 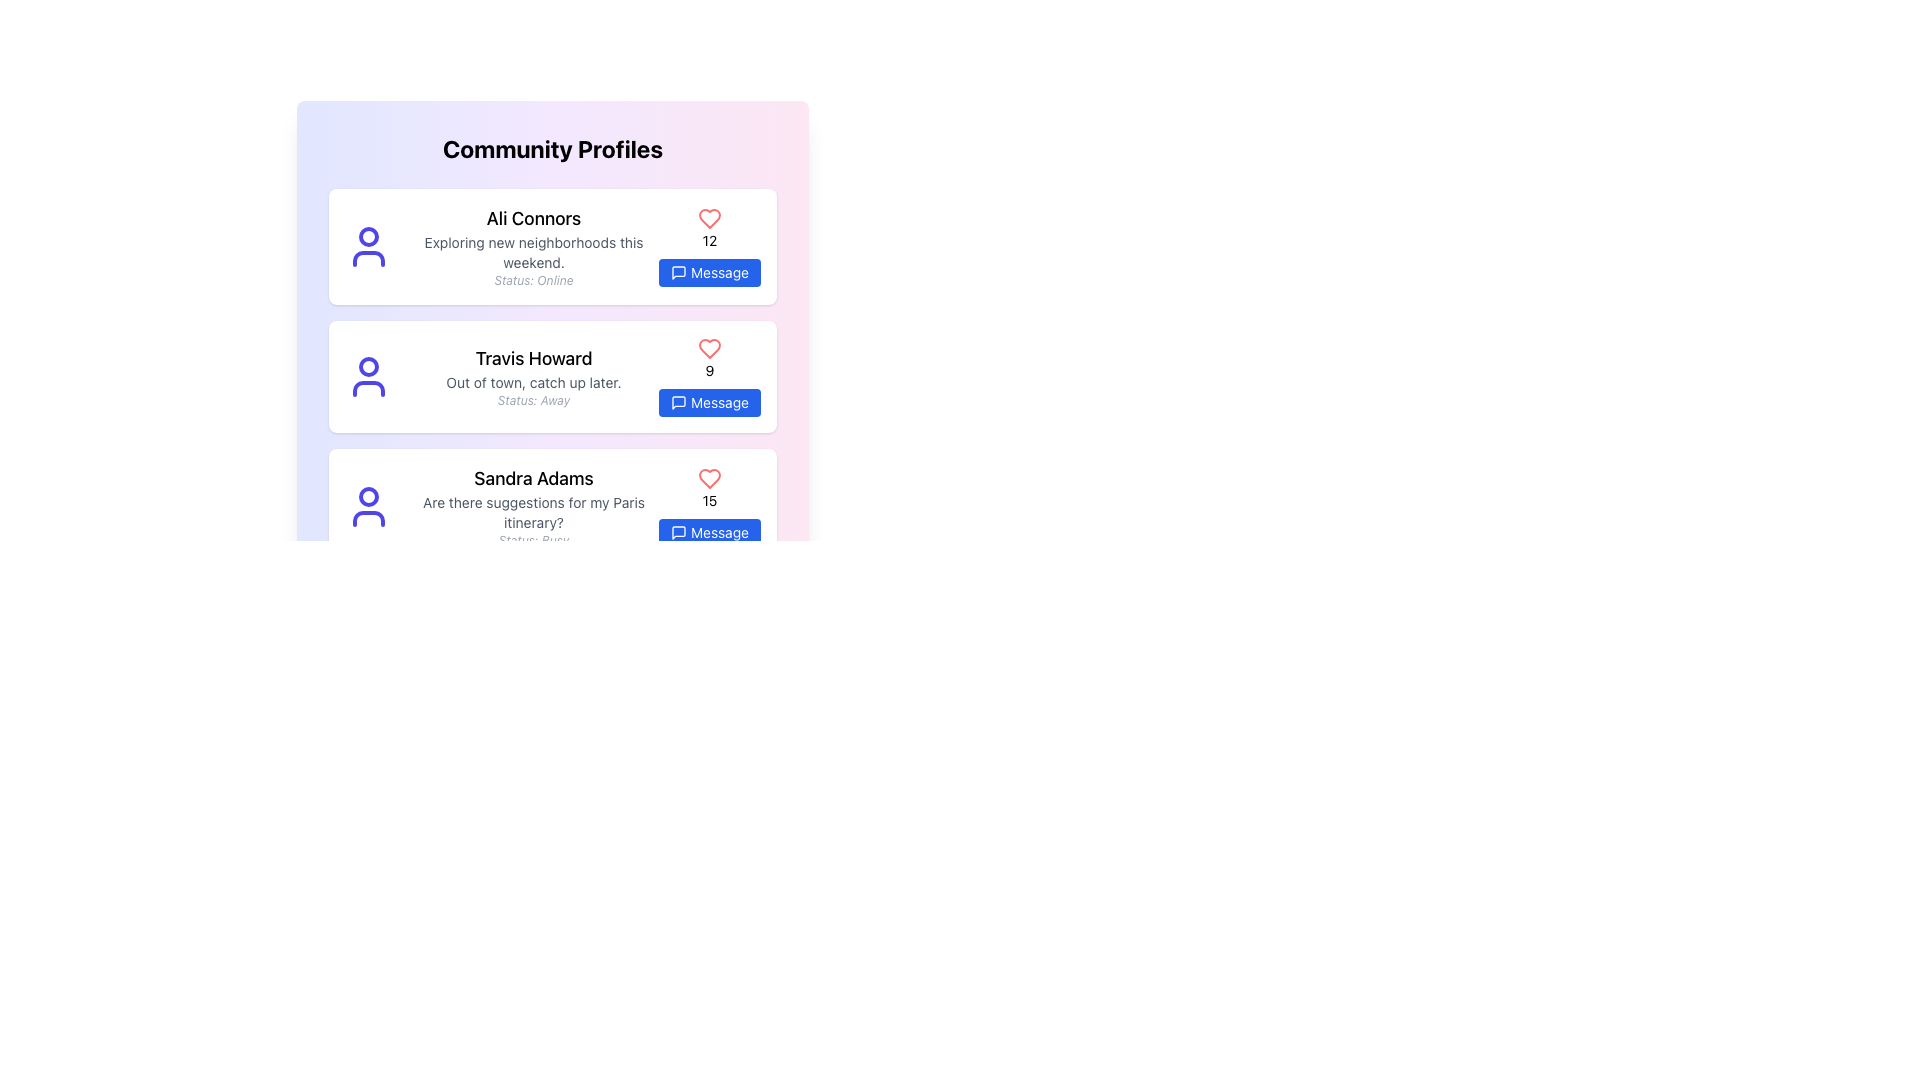 I want to click on the SVG icon that indicates the messaging feature, located to the left within the 'Message' button for the user profile card of 'Ali Connors.', so click(x=679, y=273).